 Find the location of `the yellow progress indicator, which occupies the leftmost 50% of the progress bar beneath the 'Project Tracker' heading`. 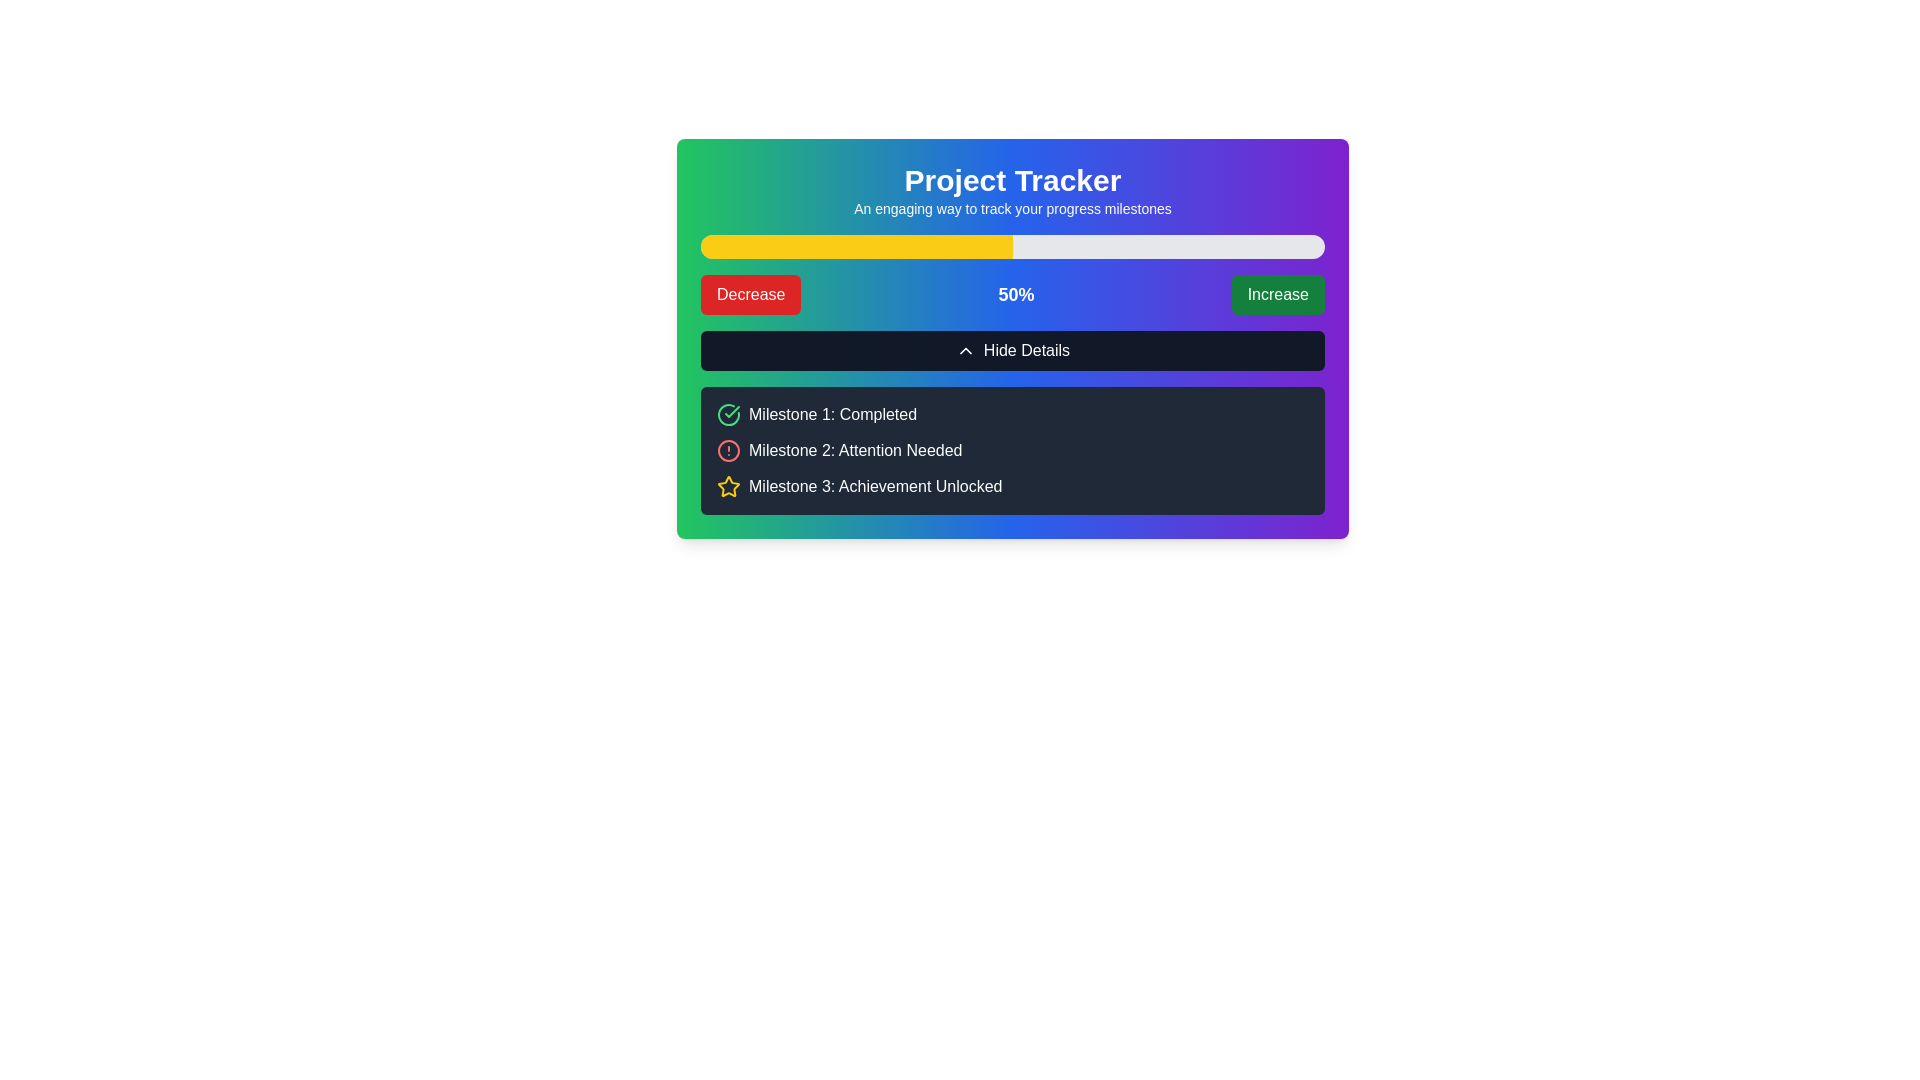

the yellow progress indicator, which occupies the leftmost 50% of the progress bar beneath the 'Project Tracker' heading is located at coordinates (857, 245).